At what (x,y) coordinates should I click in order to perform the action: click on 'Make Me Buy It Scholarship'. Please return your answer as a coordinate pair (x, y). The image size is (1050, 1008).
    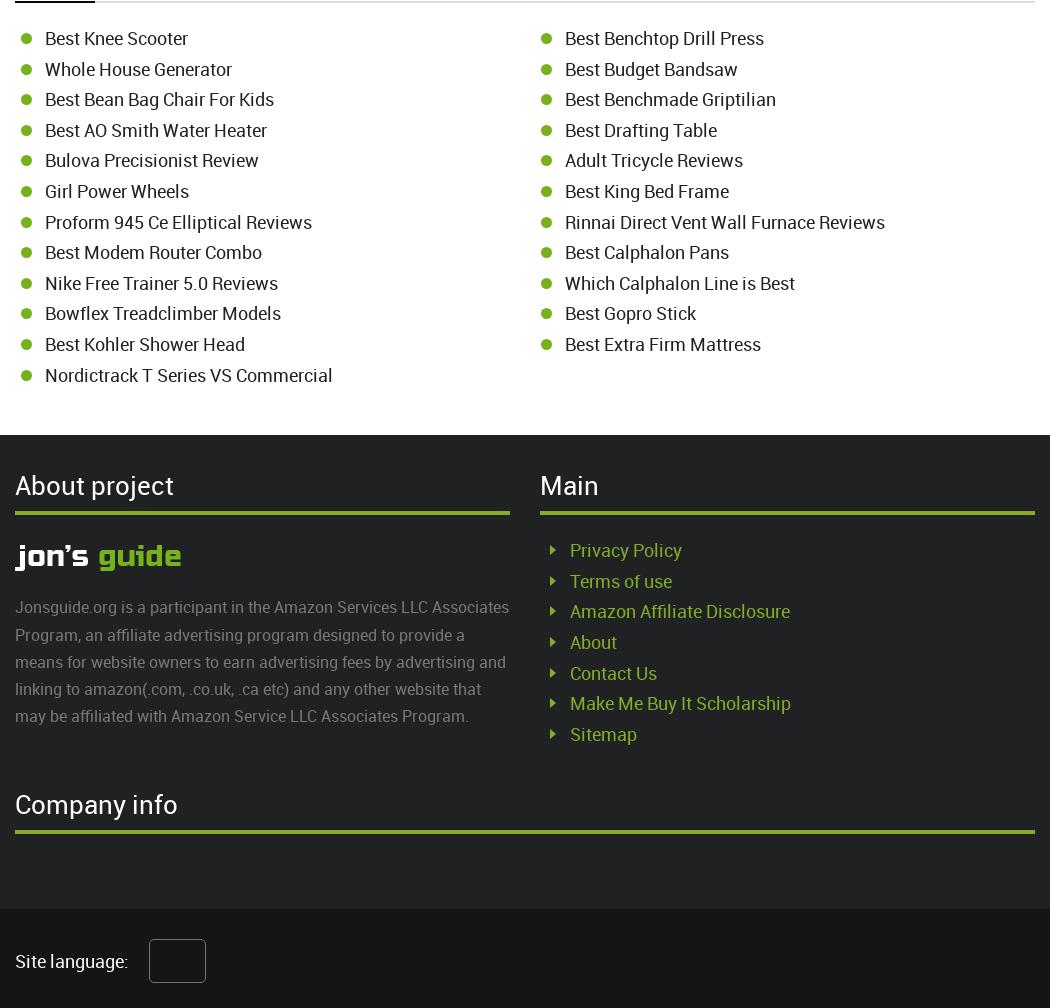
    Looking at the image, I should click on (680, 702).